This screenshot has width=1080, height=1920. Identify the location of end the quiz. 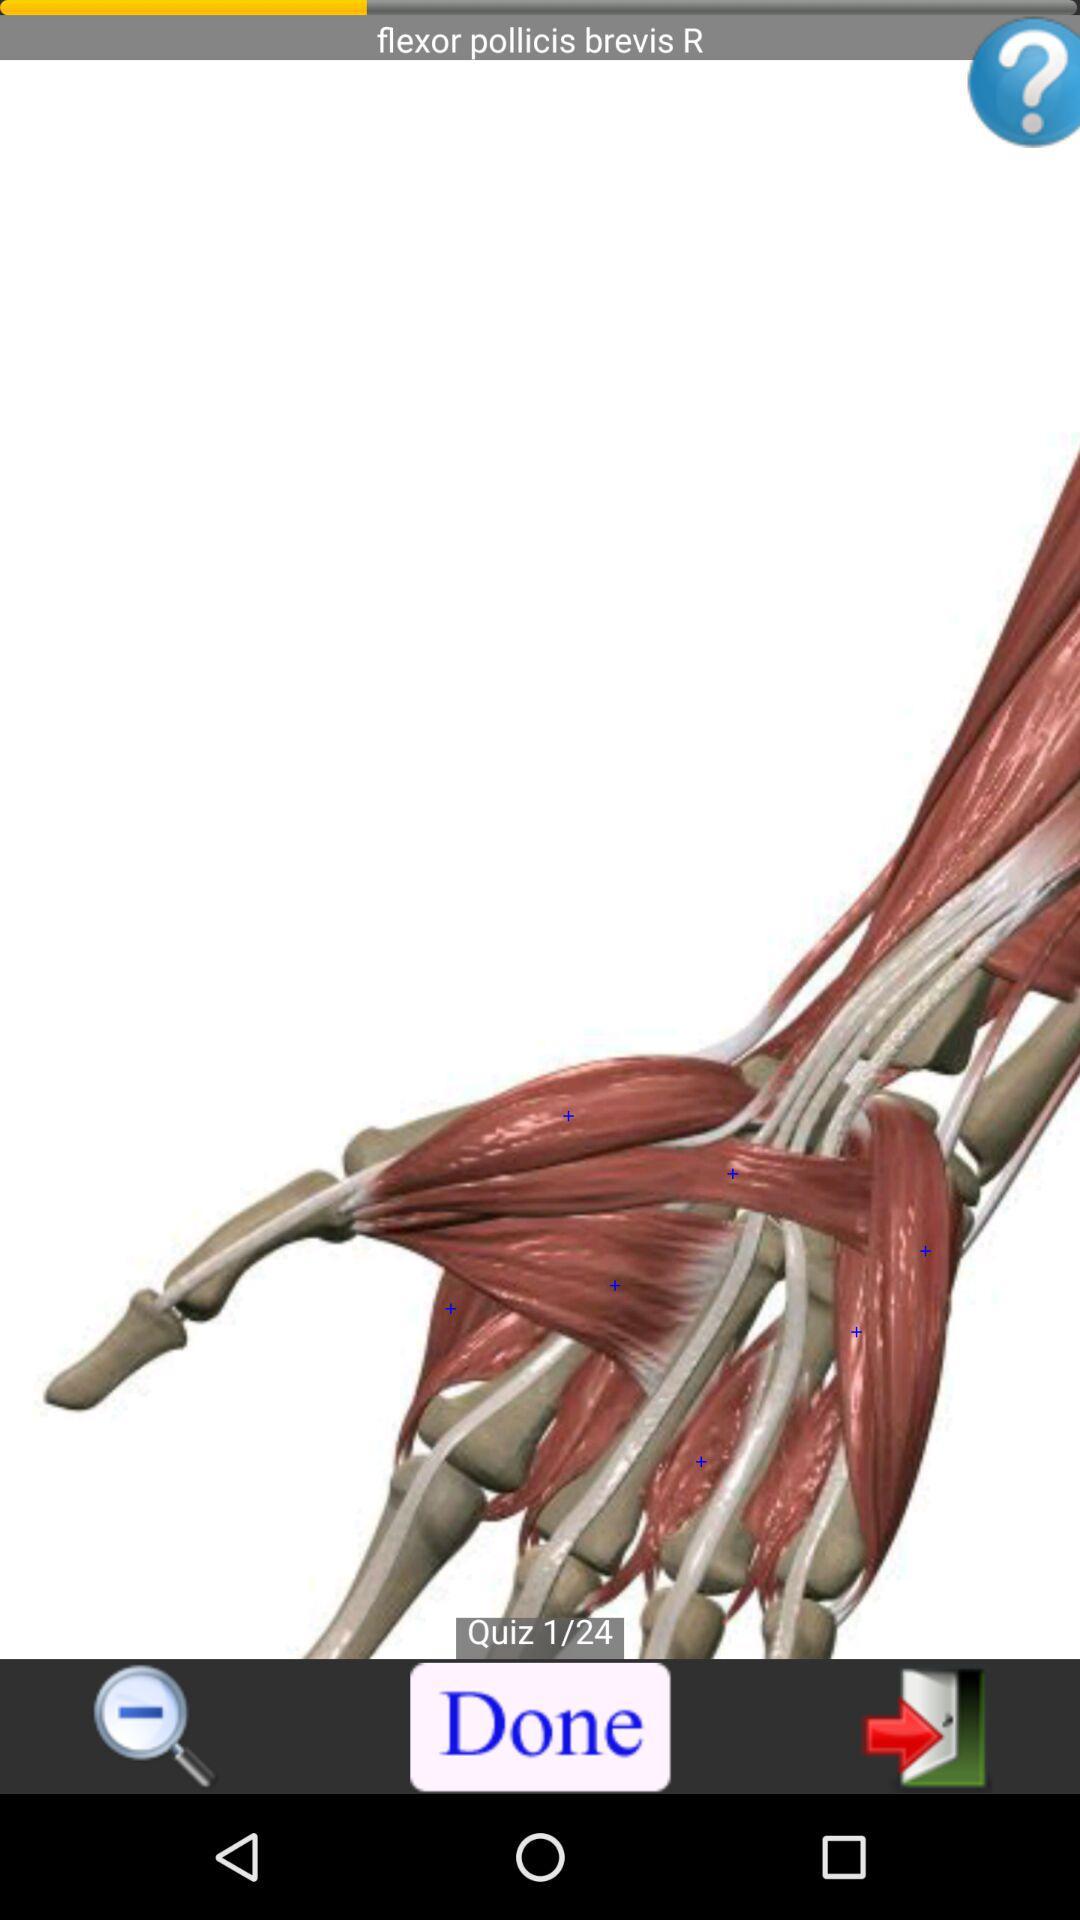
(541, 1727).